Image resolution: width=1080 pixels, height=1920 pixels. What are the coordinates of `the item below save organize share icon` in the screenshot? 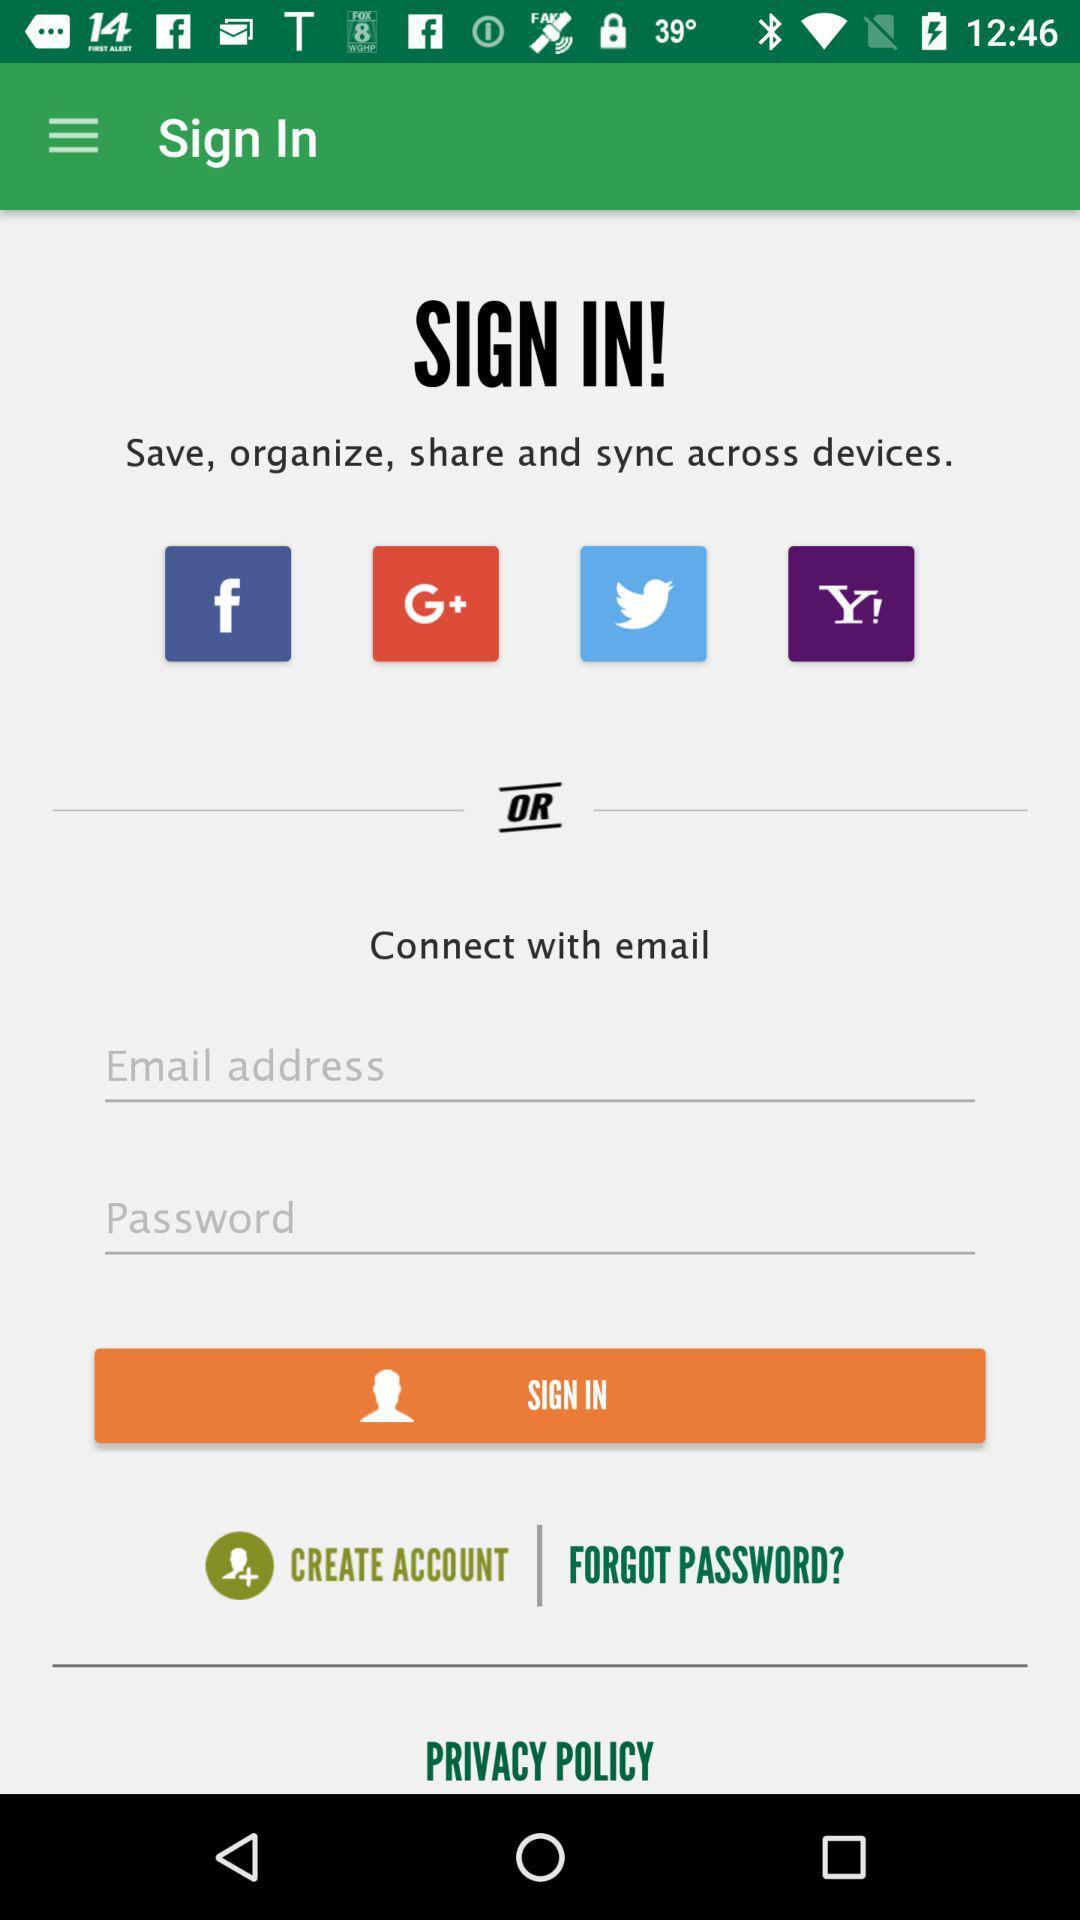 It's located at (851, 602).